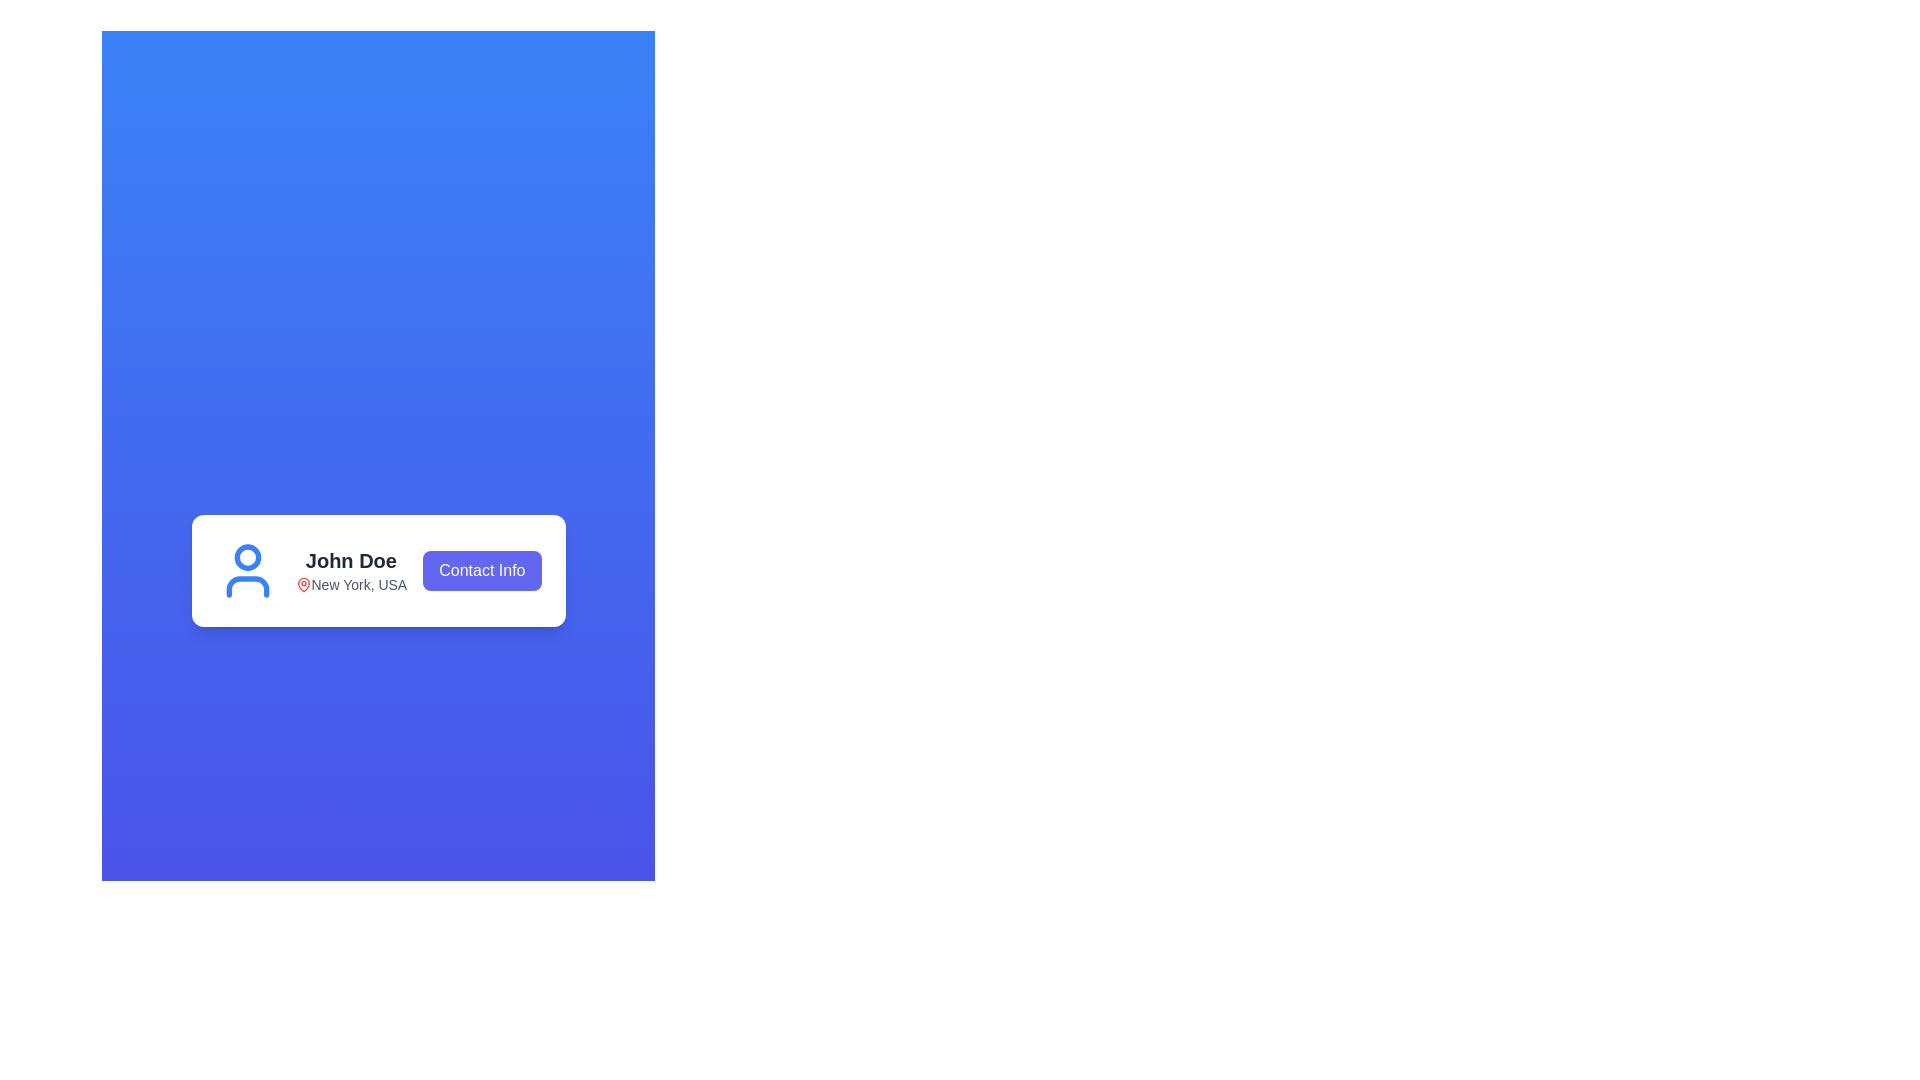 This screenshot has width=1920, height=1080. What do you see at coordinates (246, 557) in the screenshot?
I see `the Decorative SVG circle, which is a blue-bordered circular shape located at the upper-center section of the user icon illustration adjacent to 'John Doe' and the 'Contact Info' button` at bounding box center [246, 557].